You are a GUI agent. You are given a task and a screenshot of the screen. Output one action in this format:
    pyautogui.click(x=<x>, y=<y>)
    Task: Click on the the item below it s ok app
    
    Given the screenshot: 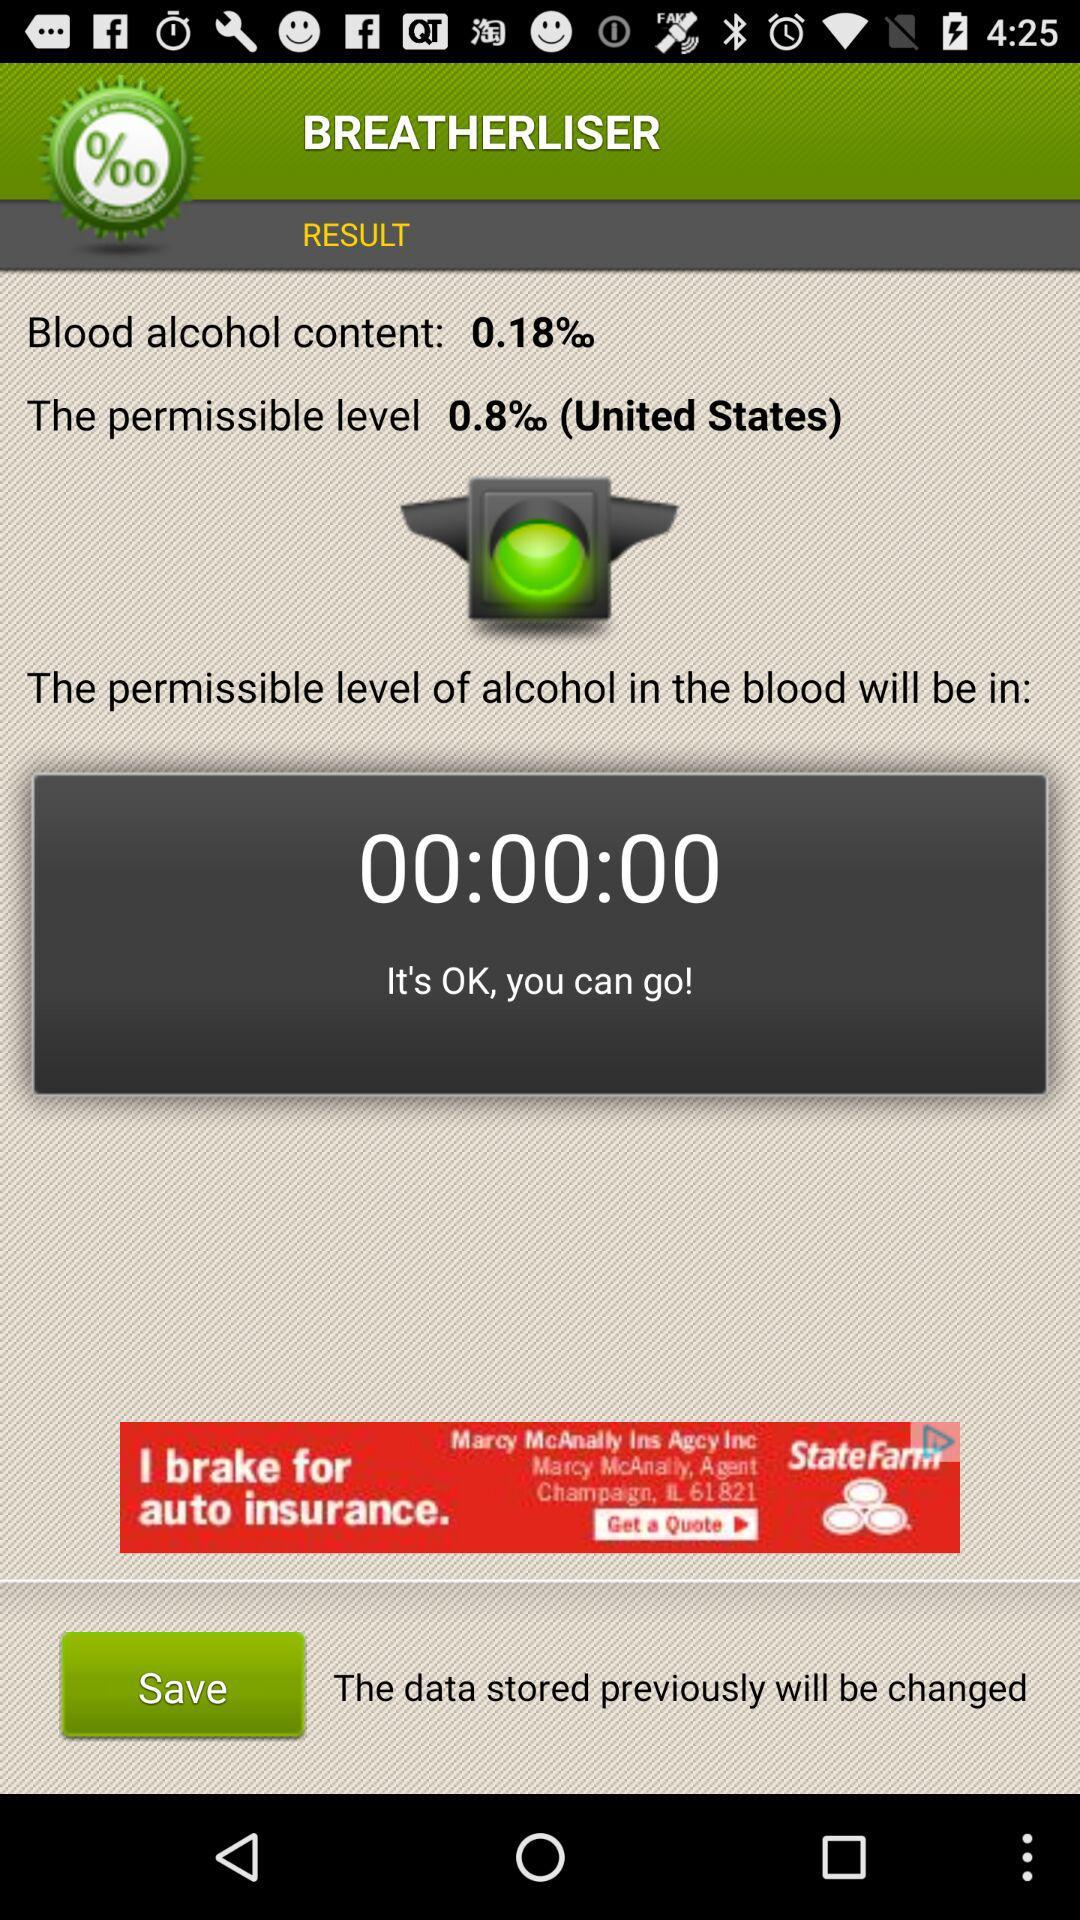 What is the action you would take?
    pyautogui.click(x=540, y=1487)
    